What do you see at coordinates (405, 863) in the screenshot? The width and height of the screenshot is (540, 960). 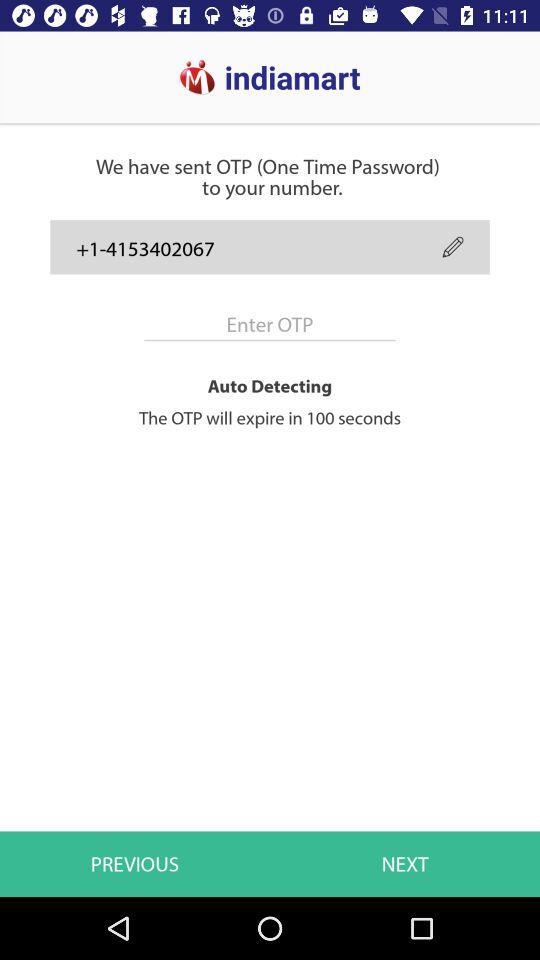 I see `the icon next to the previous` at bounding box center [405, 863].